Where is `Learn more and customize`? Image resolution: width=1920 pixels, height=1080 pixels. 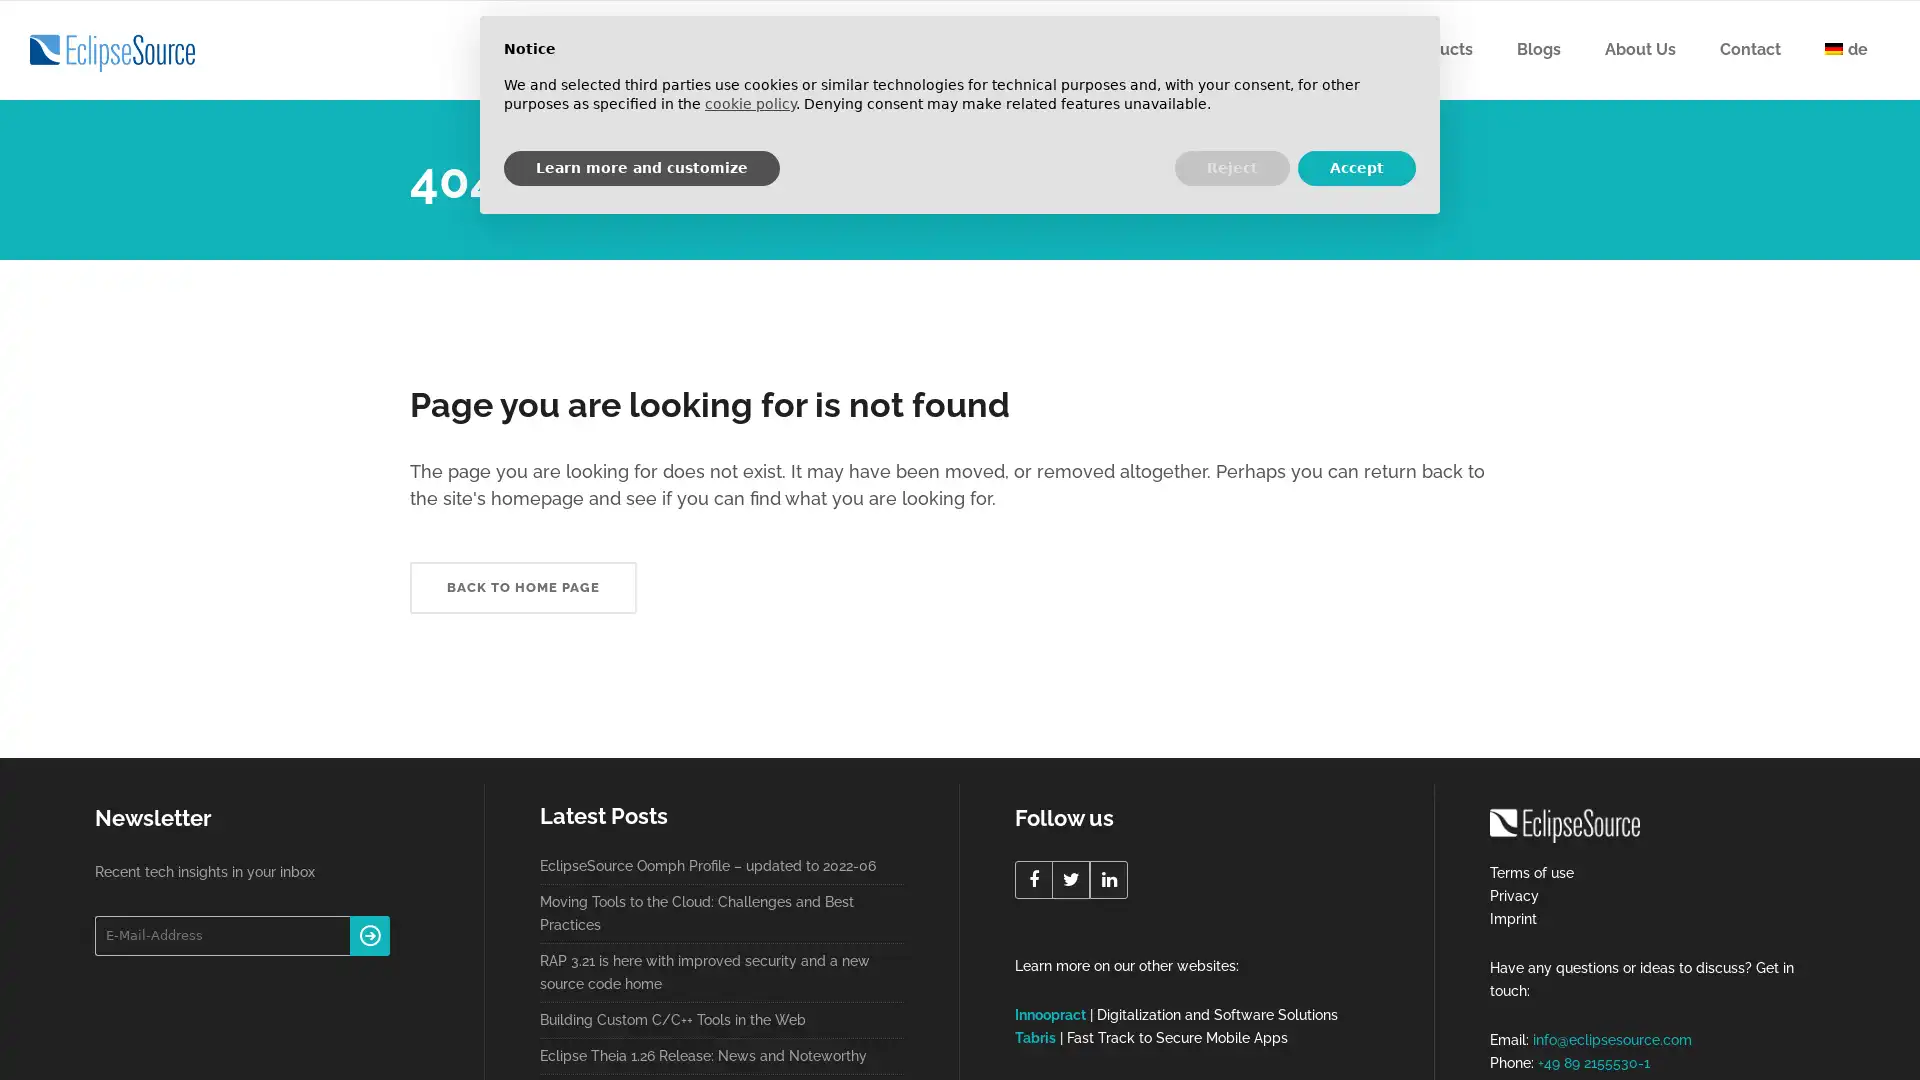 Learn more and customize is located at coordinates (642, 167).